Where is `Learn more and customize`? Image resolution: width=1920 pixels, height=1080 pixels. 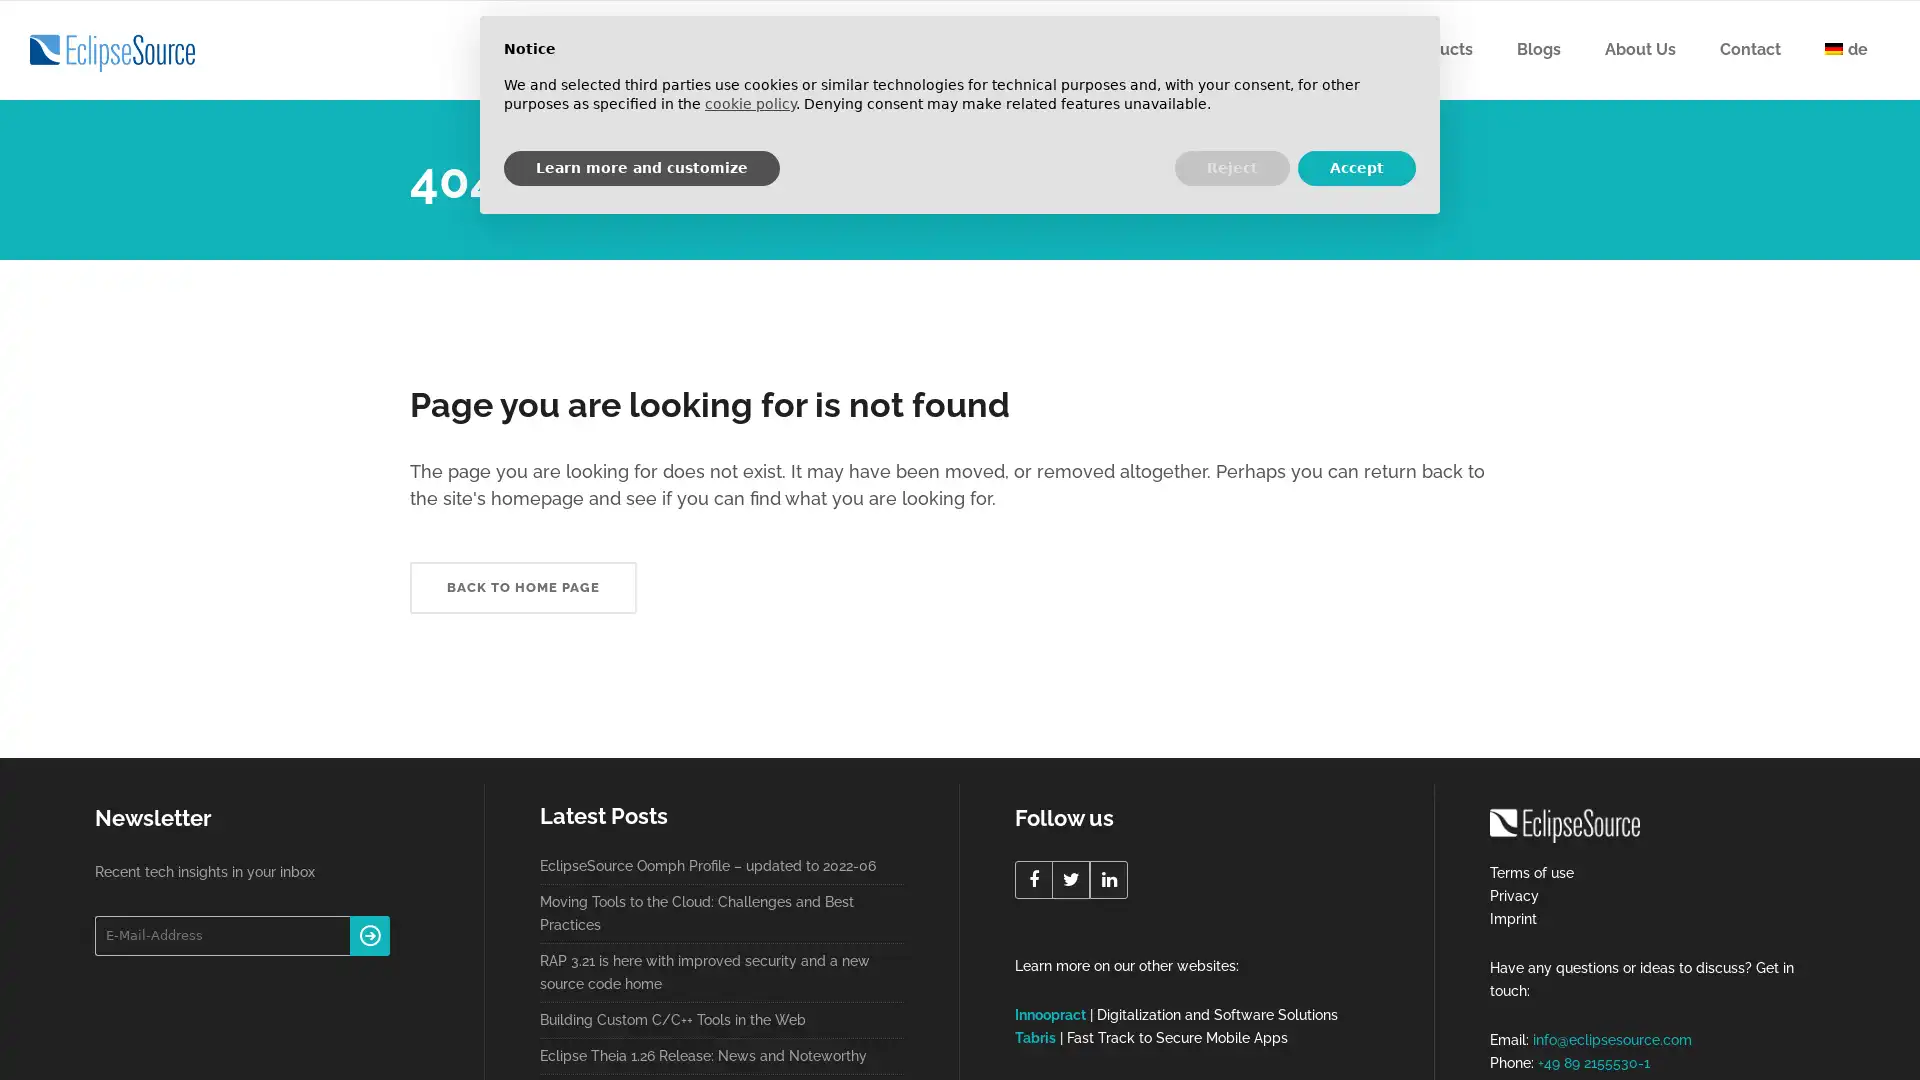 Learn more and customize is located at coordinates (642, 167).